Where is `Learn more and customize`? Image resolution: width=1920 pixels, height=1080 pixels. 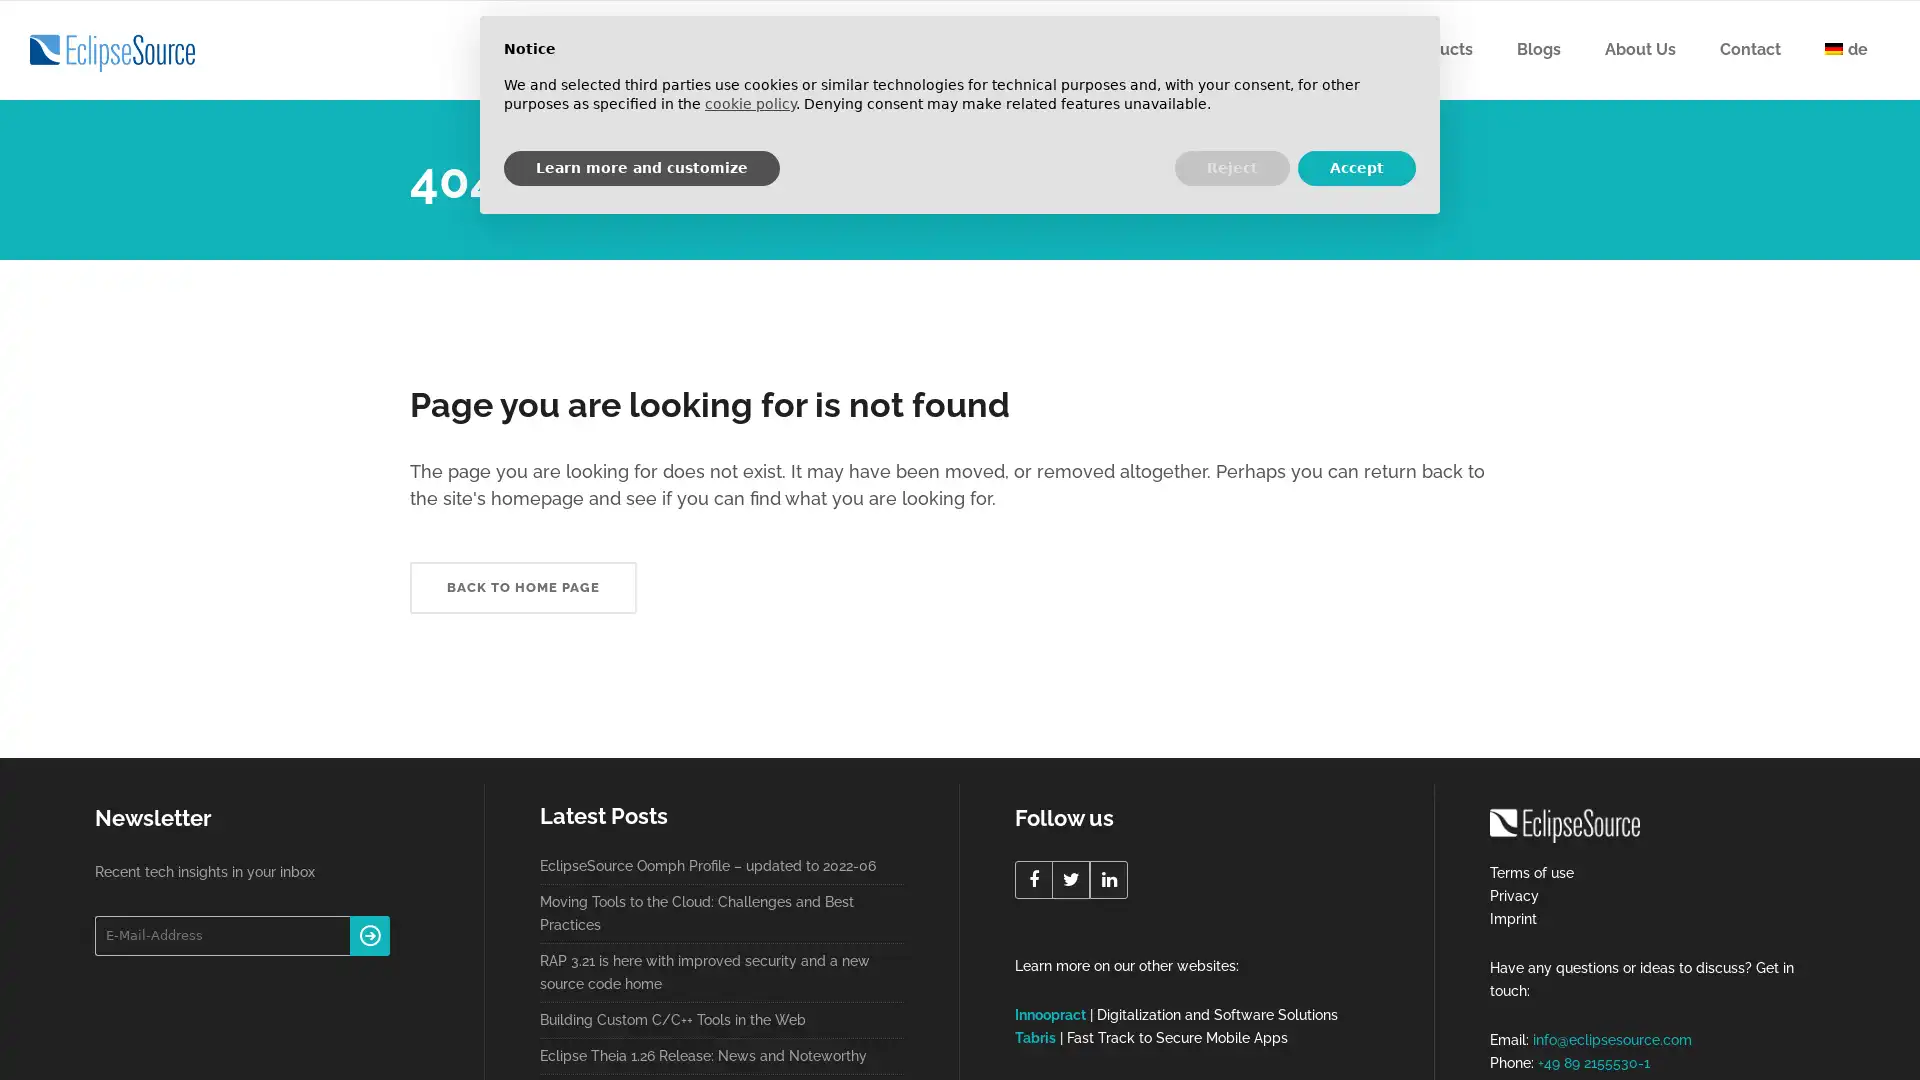 Learn more and customize is located at coordinates (642, 167).